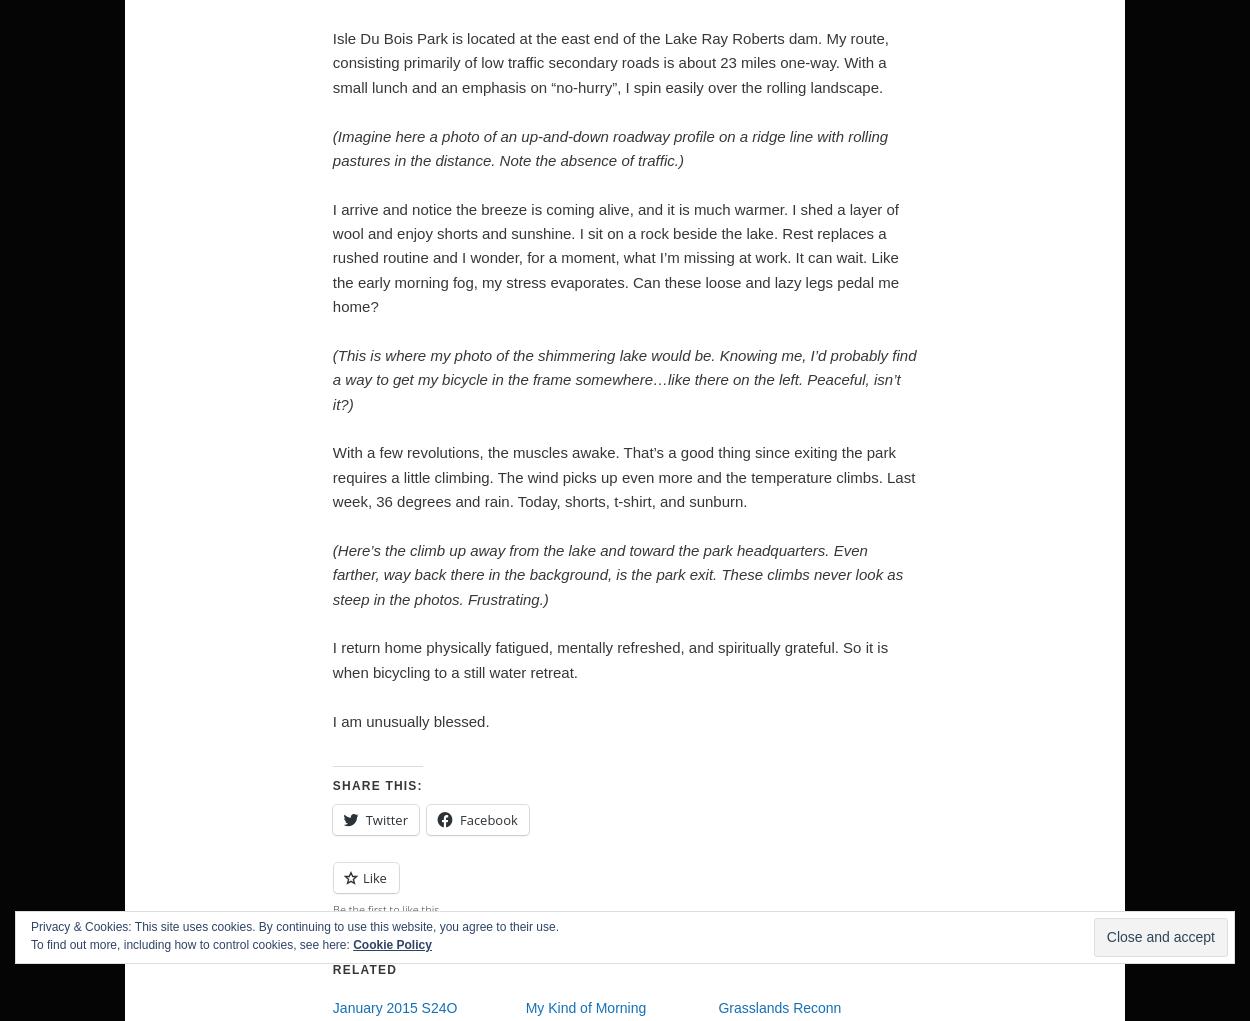 The height and width of the screenshot is (1021, 1250). I want to click on 'I am unusually blessed.', so click(410, 719).